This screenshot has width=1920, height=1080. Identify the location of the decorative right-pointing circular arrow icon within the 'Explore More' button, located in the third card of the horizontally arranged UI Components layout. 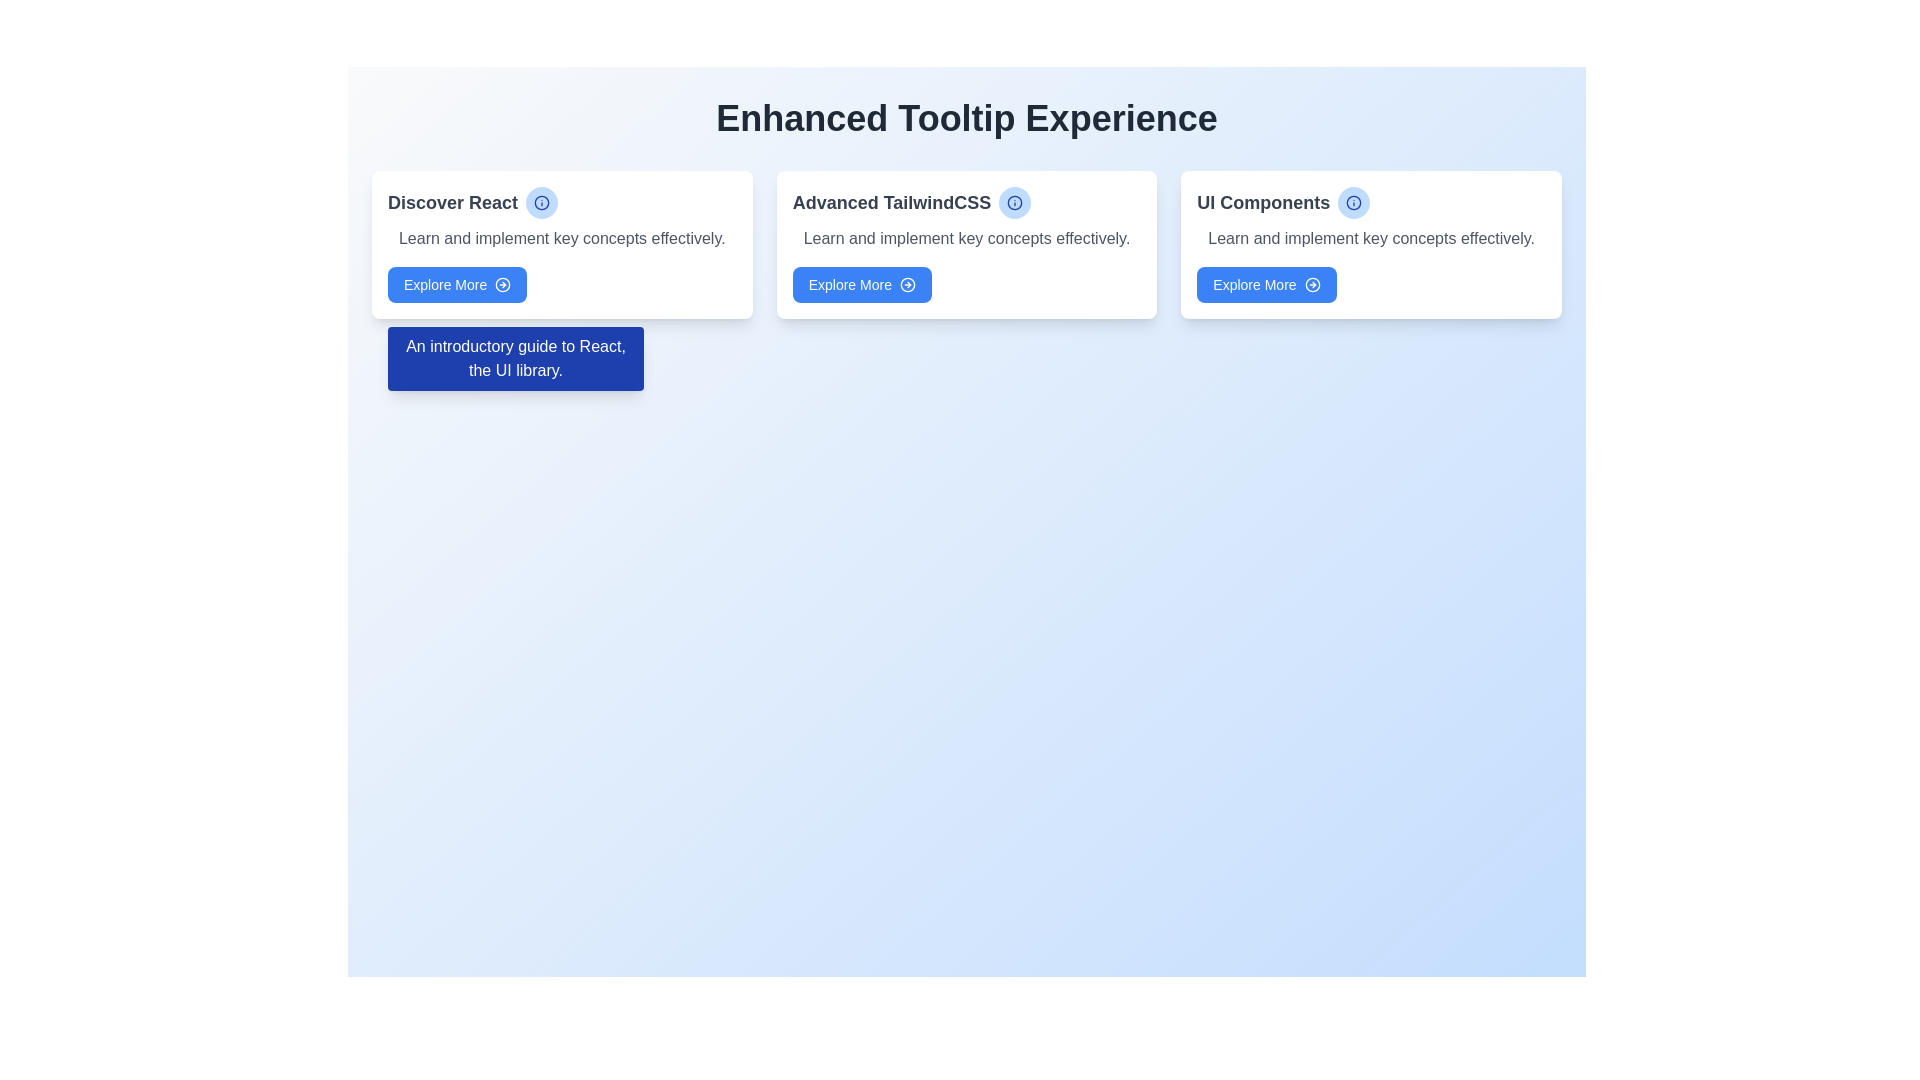
(1312, 285).